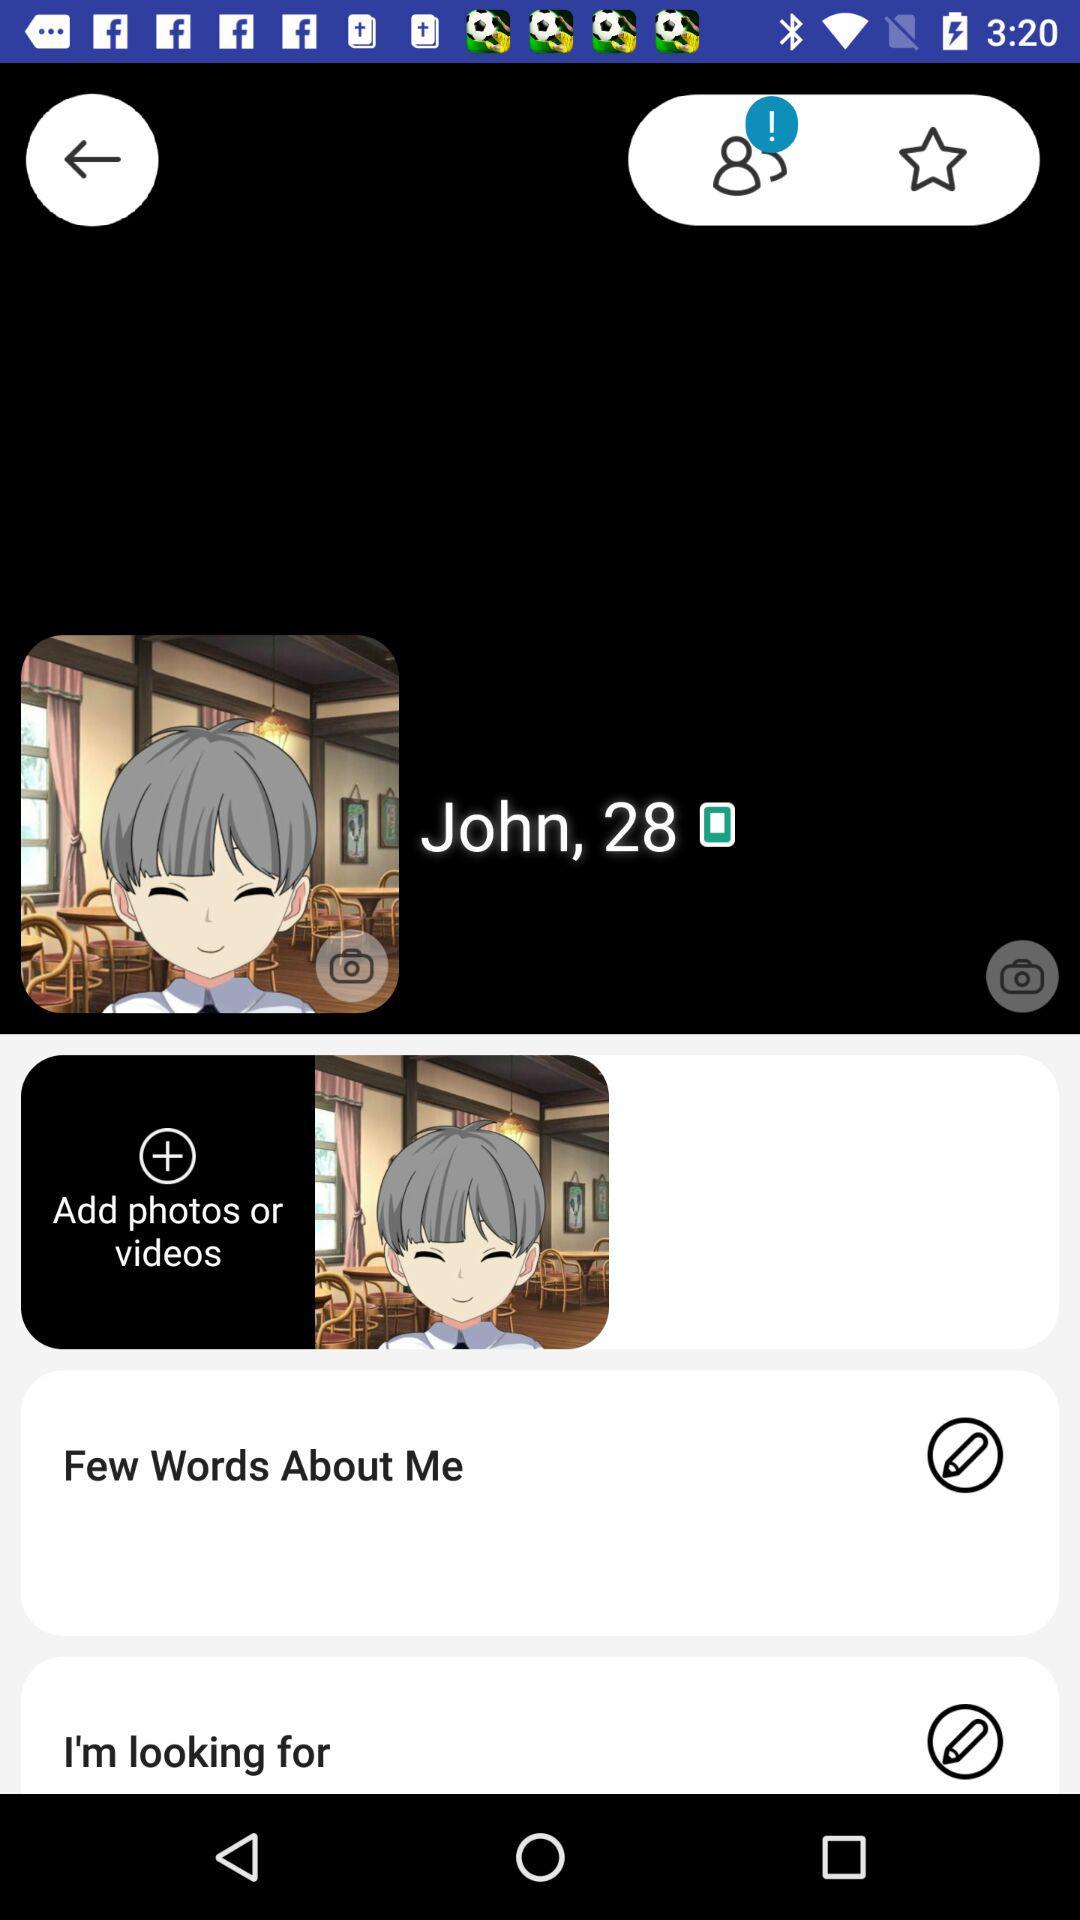 The height and width of the screenshot is (1920, 1080). What do you see at coordinates (1022, 976) in the screenshot?
I see `the photo icon` at bounding box center [1022, 976].